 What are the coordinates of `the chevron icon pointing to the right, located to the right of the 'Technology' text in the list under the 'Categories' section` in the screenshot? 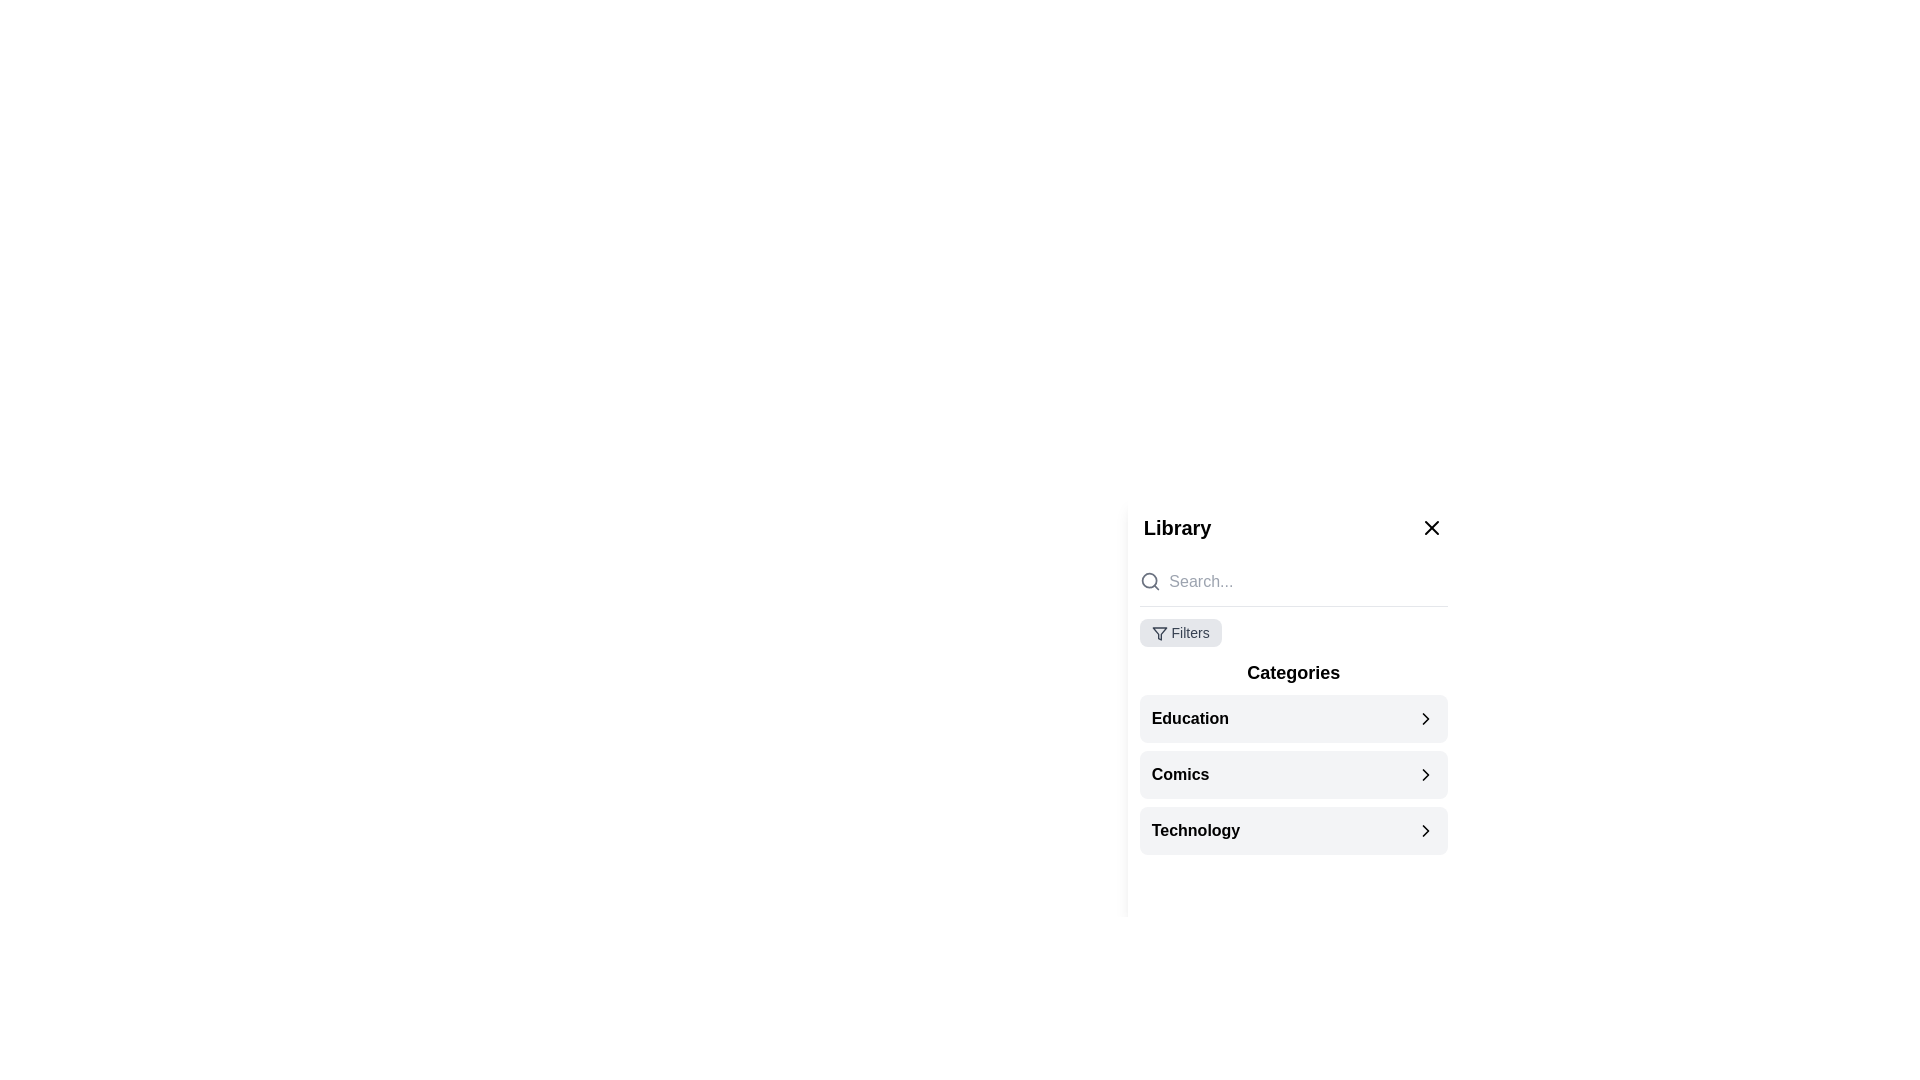 It's located at (1424, 830).